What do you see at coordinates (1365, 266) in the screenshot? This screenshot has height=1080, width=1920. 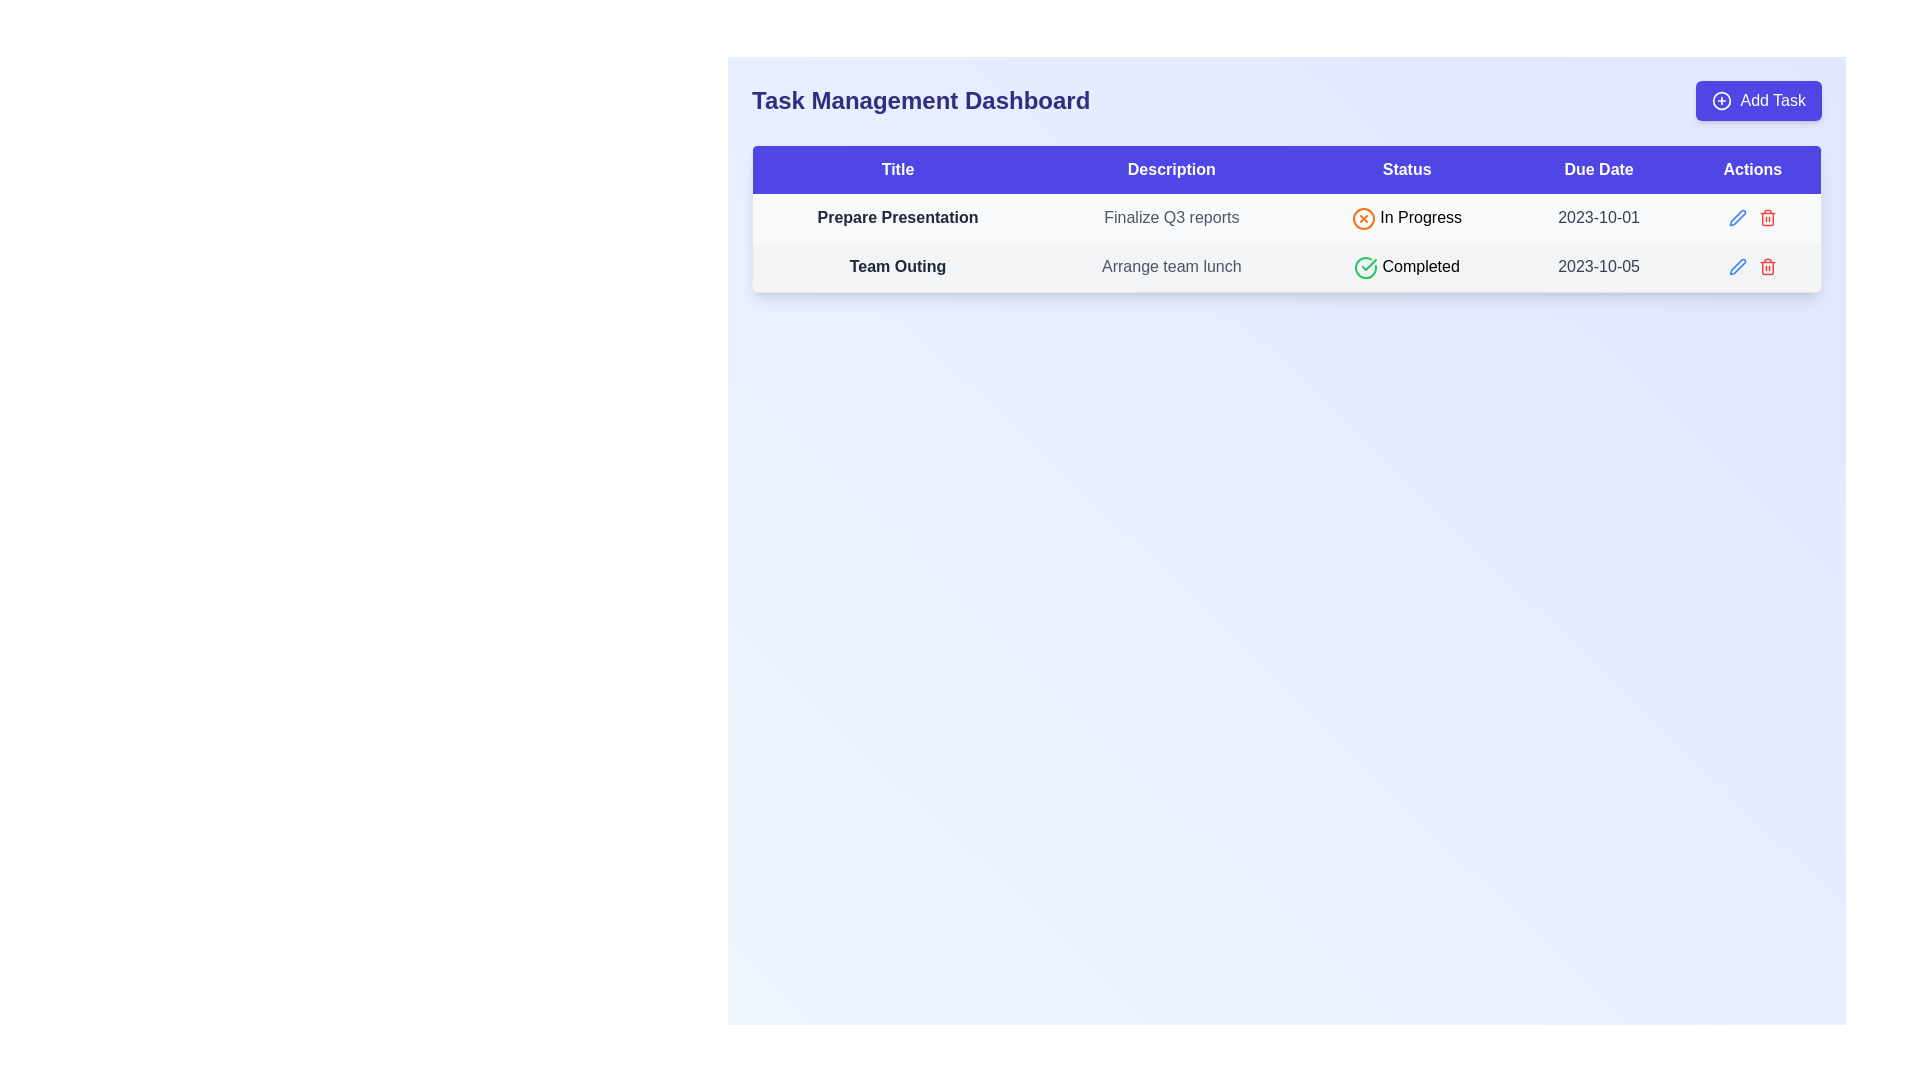 I see `the circular segment of the green checkmark icon in the 'Status' column of the second row in the table, which indicates task completion` at bounding box center [1365, 266].